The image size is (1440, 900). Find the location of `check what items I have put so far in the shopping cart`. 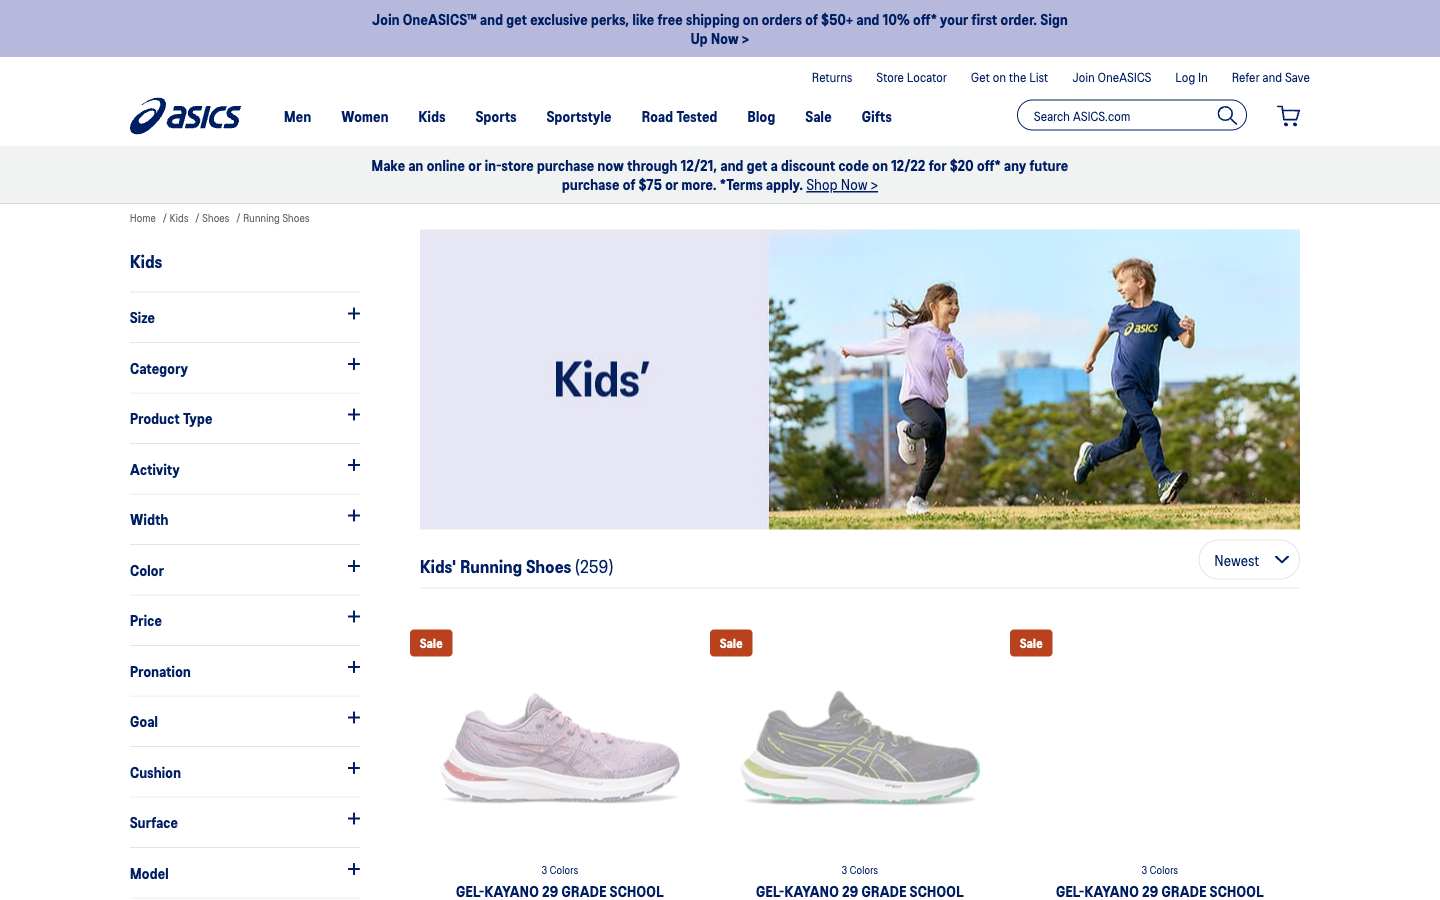

check what items I have put so far in the shopping cart is located at coordinates (1288, 116).